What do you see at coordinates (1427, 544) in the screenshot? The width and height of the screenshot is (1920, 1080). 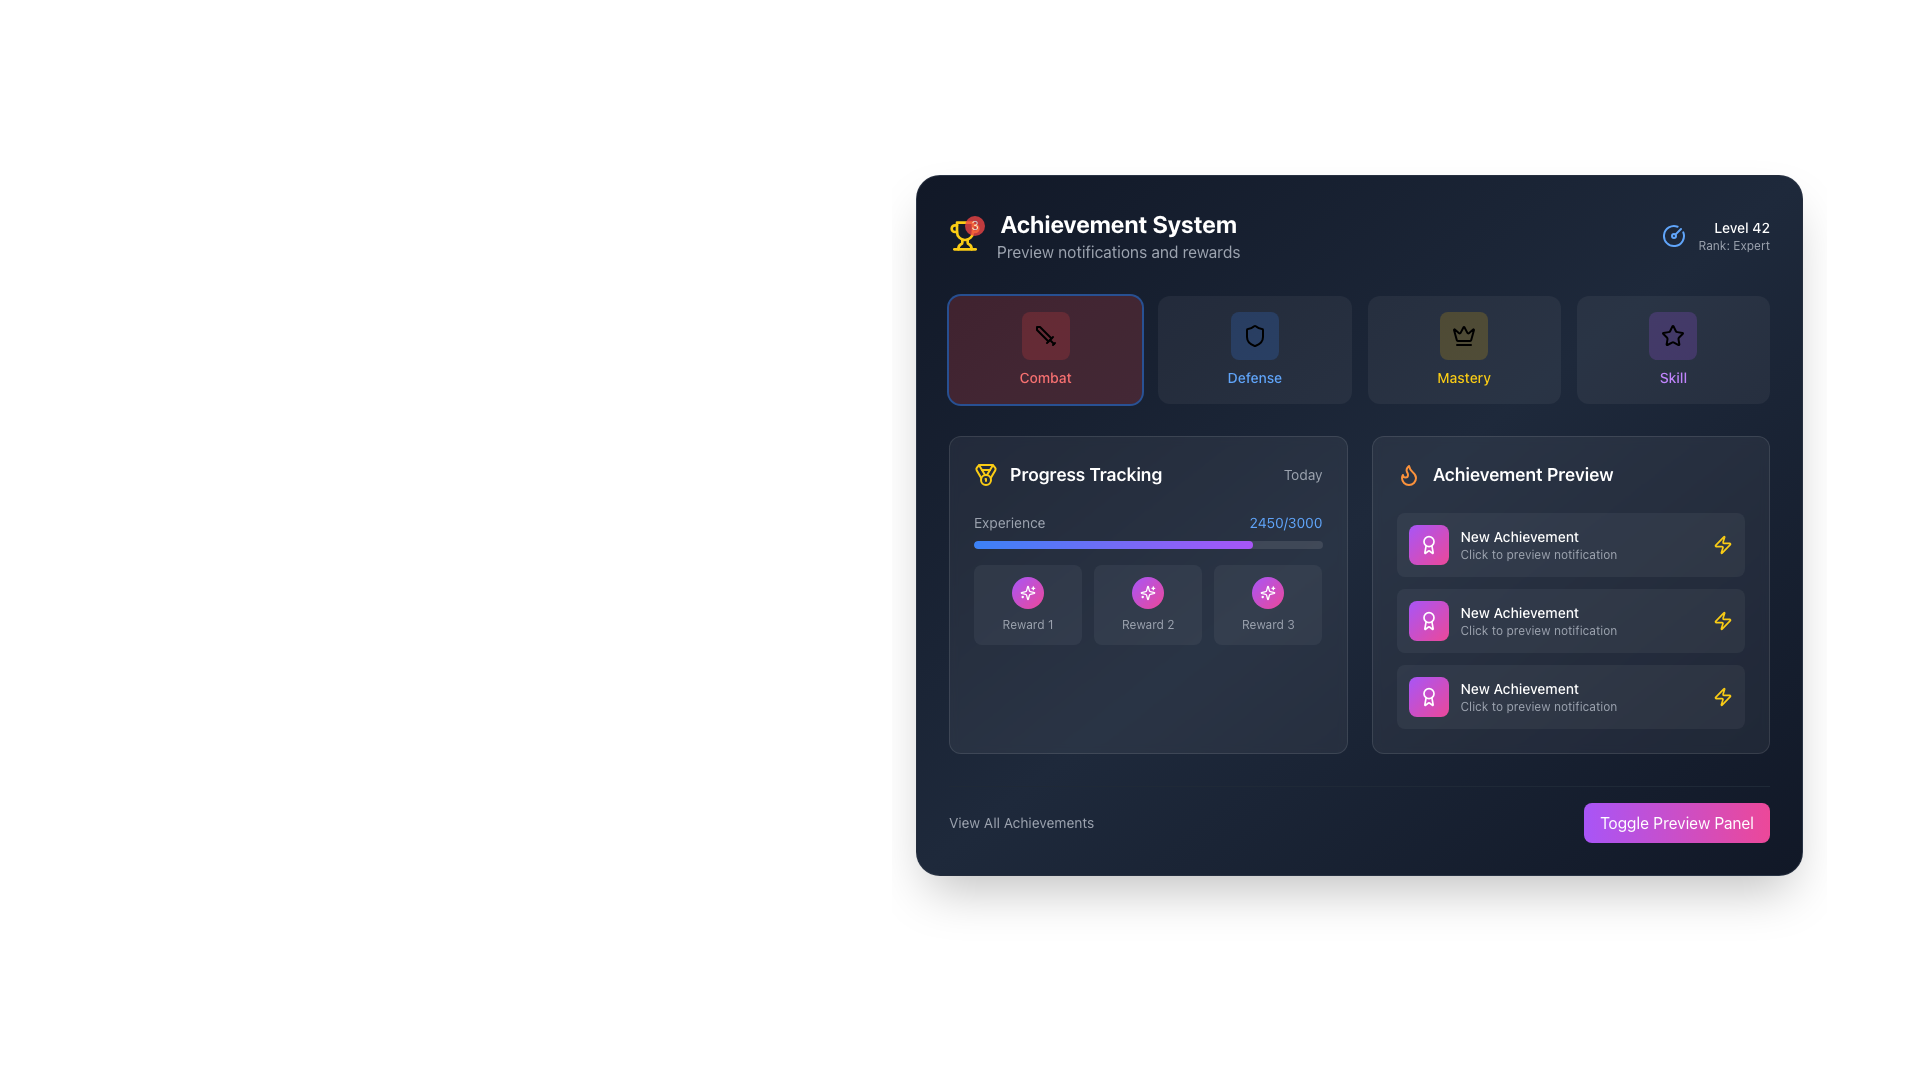 I see `the leftmost icon button representing an award or achievement in the 'Achievement Preview' section` at bounding box center [1427, 544].